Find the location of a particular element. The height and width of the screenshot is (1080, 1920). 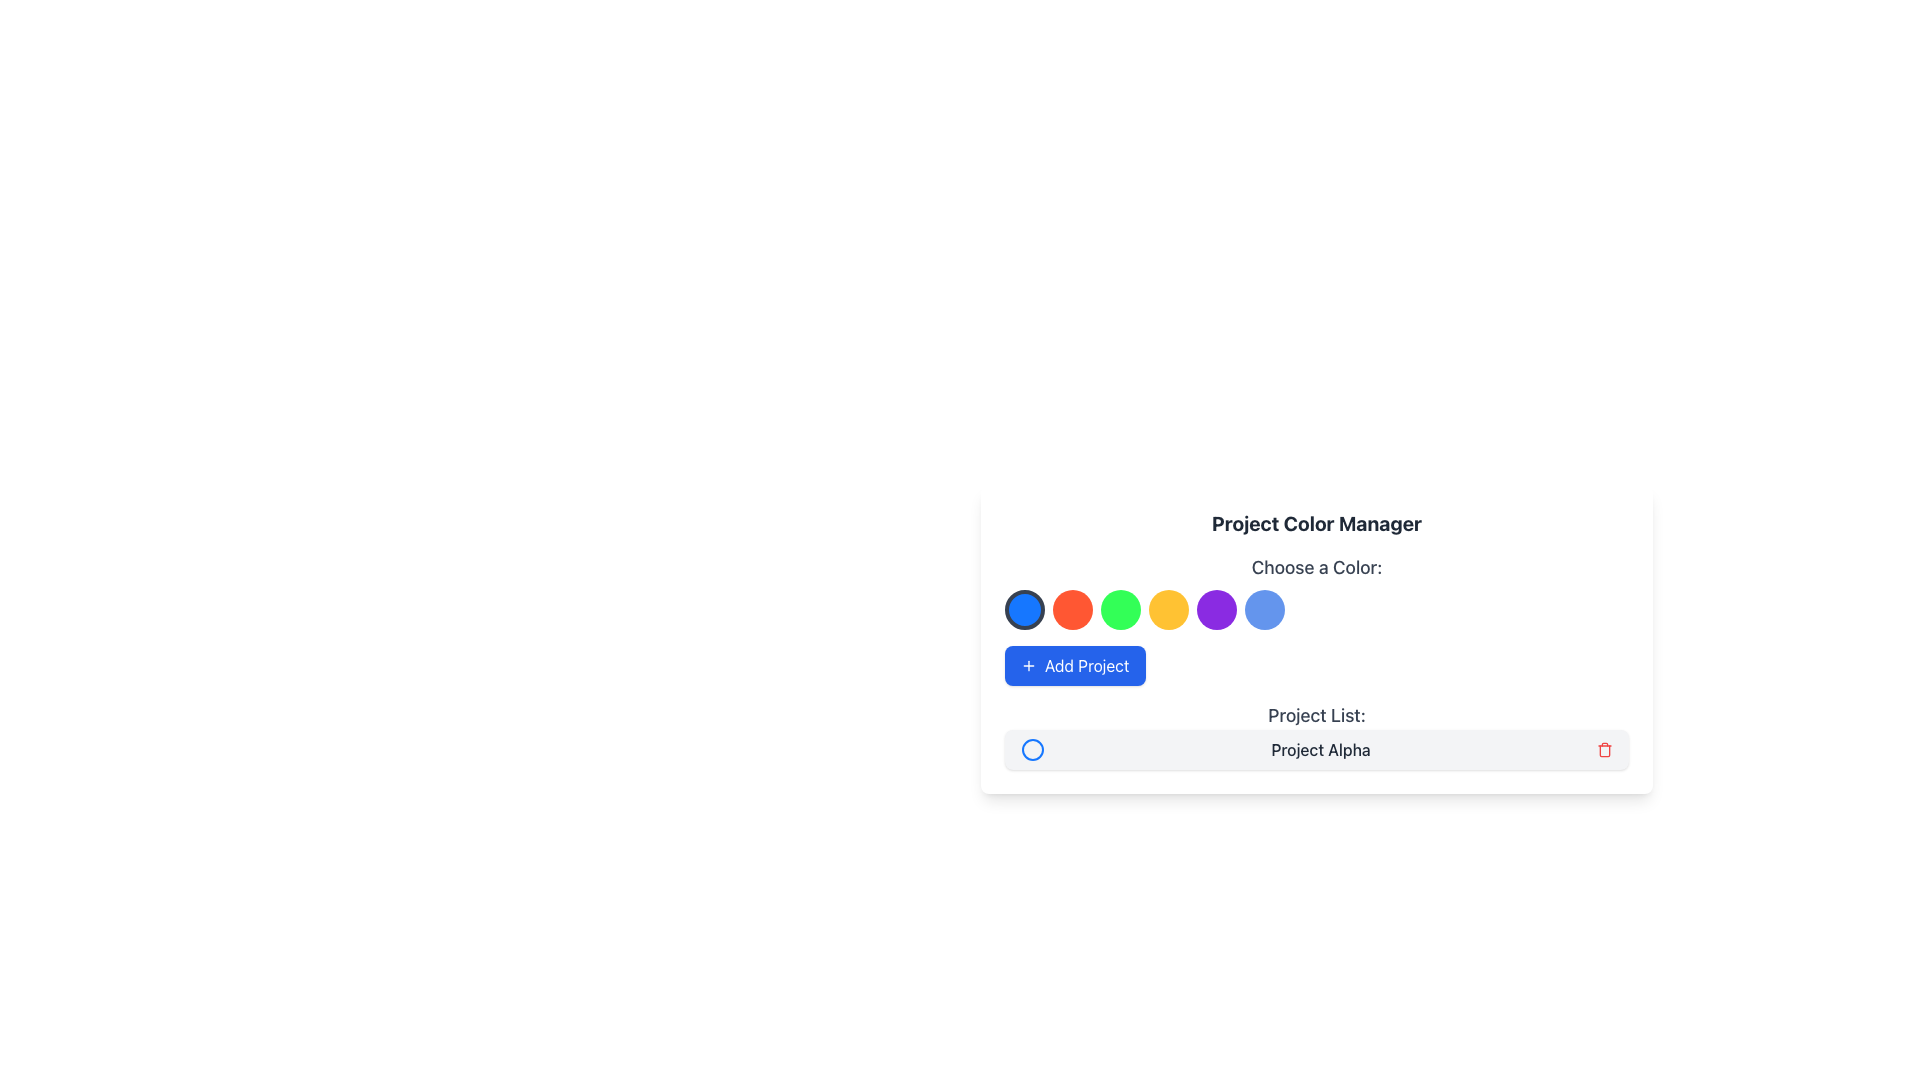

the SVG circle element that serves as a visual indicator, located before the text 'Project Alpha' in the 'Project List' section is located at coordinates (1032, 749).